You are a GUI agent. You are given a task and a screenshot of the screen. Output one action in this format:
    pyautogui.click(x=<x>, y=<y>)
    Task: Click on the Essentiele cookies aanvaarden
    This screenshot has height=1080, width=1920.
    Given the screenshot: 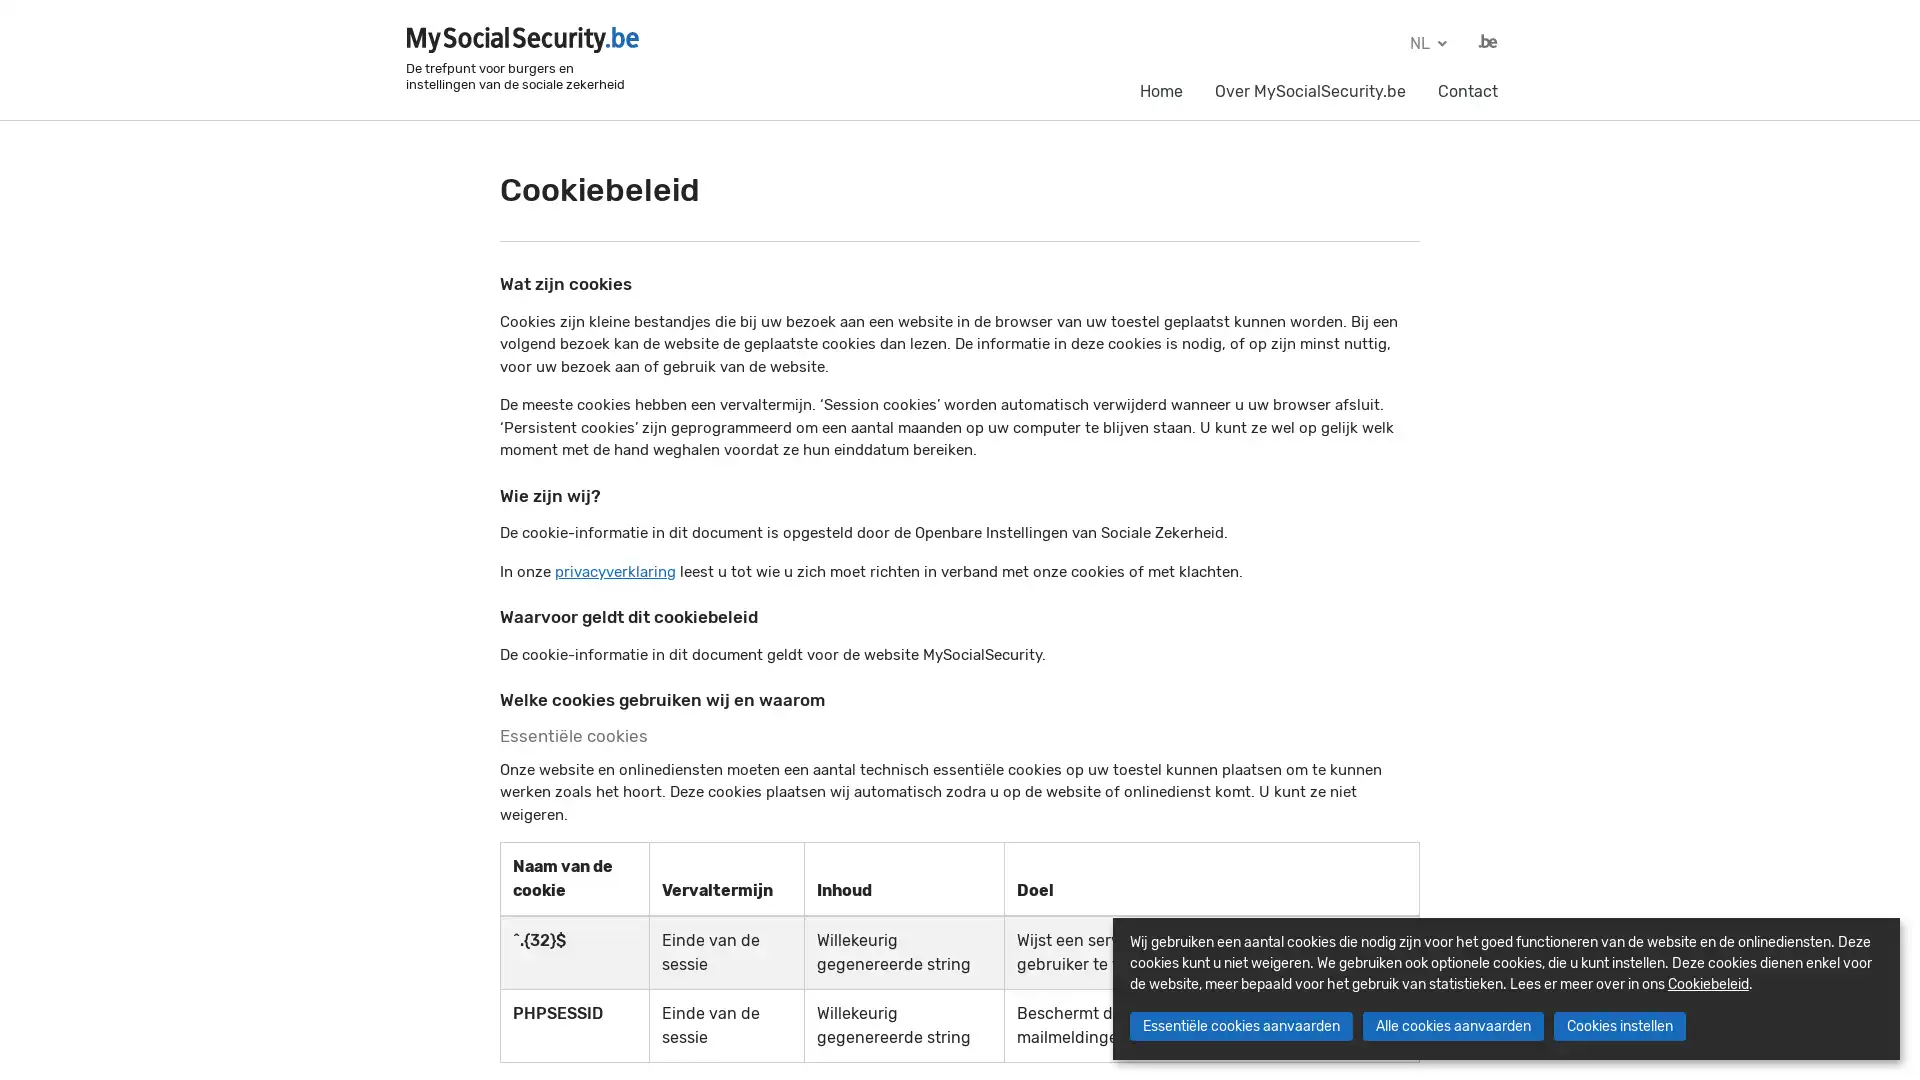 What is the action you would take?
    pyautogui.click(x=1239, y=1026)
    